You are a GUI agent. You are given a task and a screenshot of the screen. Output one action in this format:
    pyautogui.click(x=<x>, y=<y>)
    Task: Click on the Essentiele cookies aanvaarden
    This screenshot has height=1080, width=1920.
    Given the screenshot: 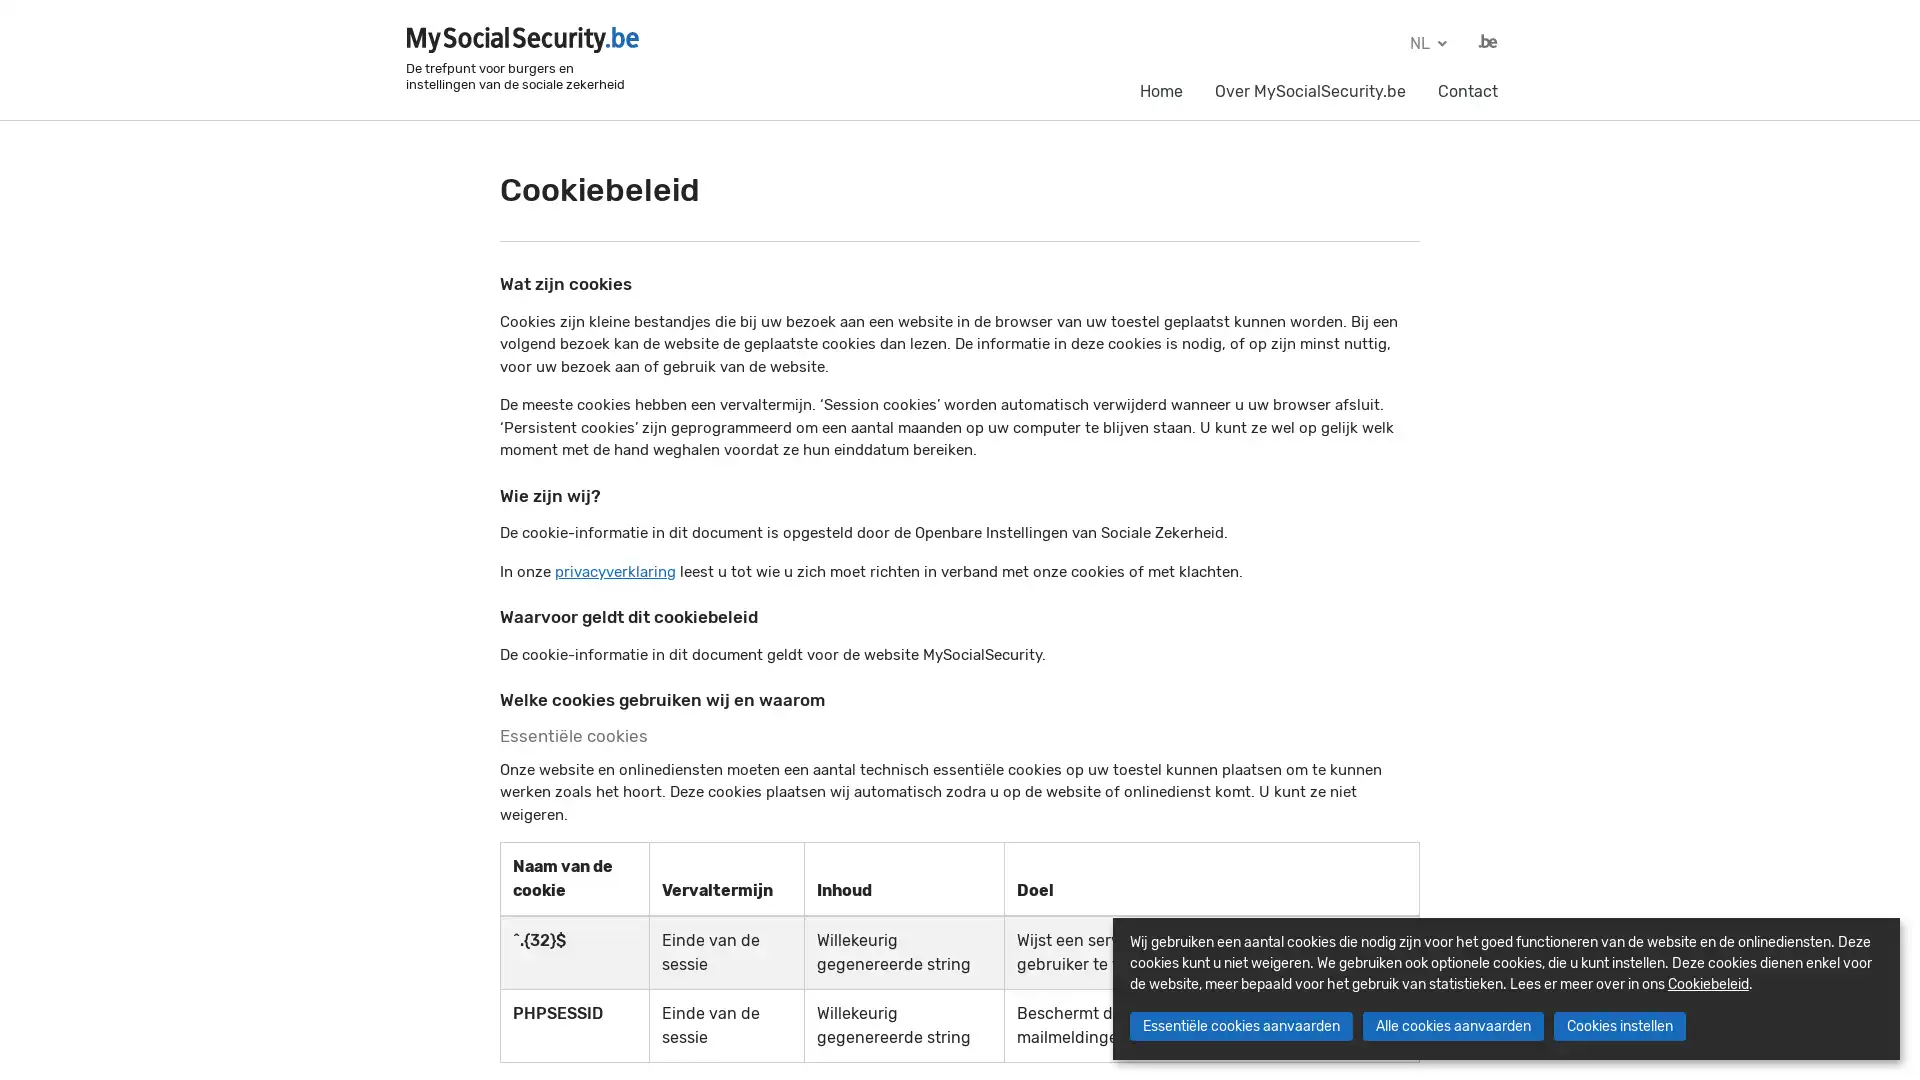 What is the action you would take?
    pyautogui.click(x=1239, y=1026)
    